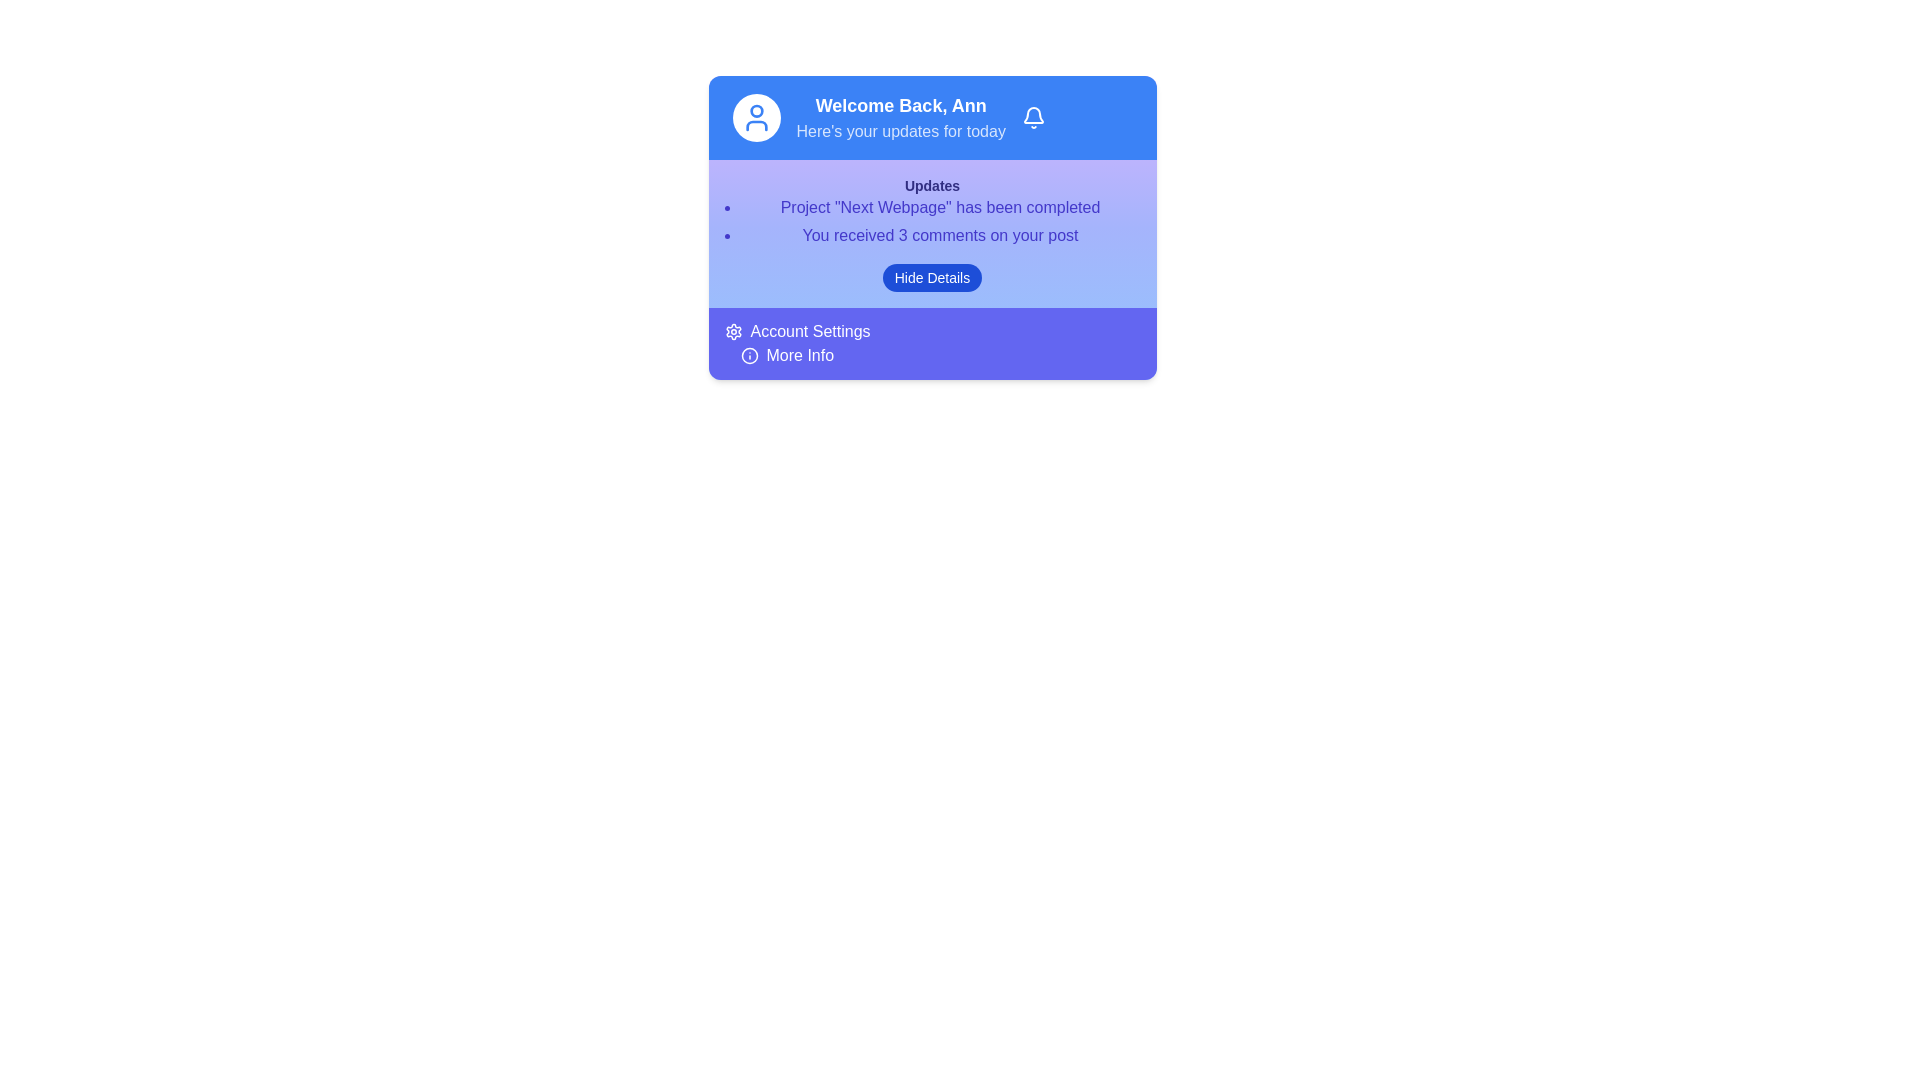 This screenshot has height=1080, width=1920. I want to click on information displayed in the Informational Panel with a purple background and the heading 'Updates', which includes two bullet points and a button labeled 'Hide Details', so click(931, 233).